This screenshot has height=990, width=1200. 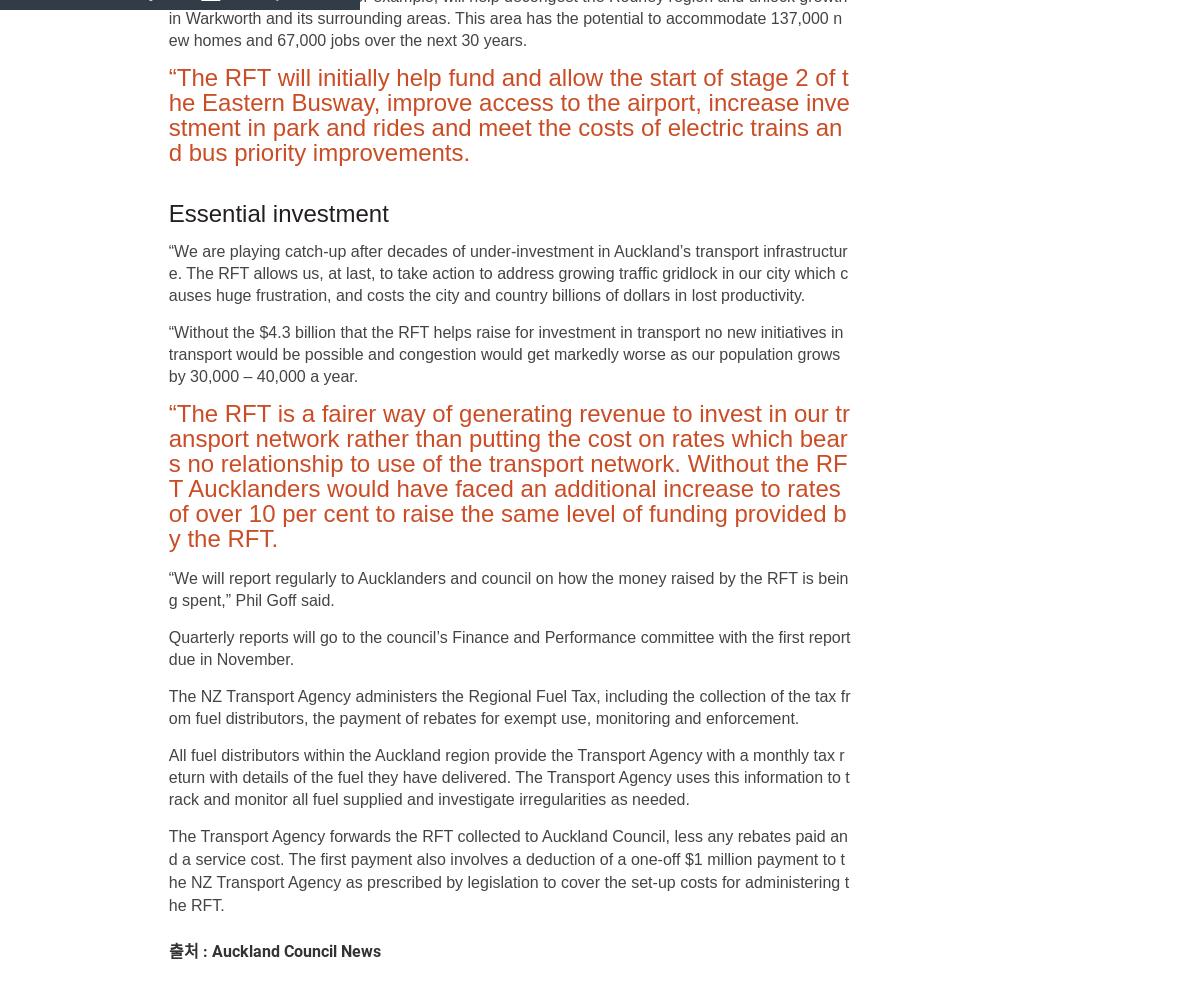 What do you see at coordinates (504, 354) in the screenshot?
I see `'“Without the $4.3 billion that the RFT helps raise for investment in transport no new initiatives in transport would be possible and congestion would get markedly worse as our population grows by 30,000 – 40,000 a year.'` at bounding box center [504, 354].